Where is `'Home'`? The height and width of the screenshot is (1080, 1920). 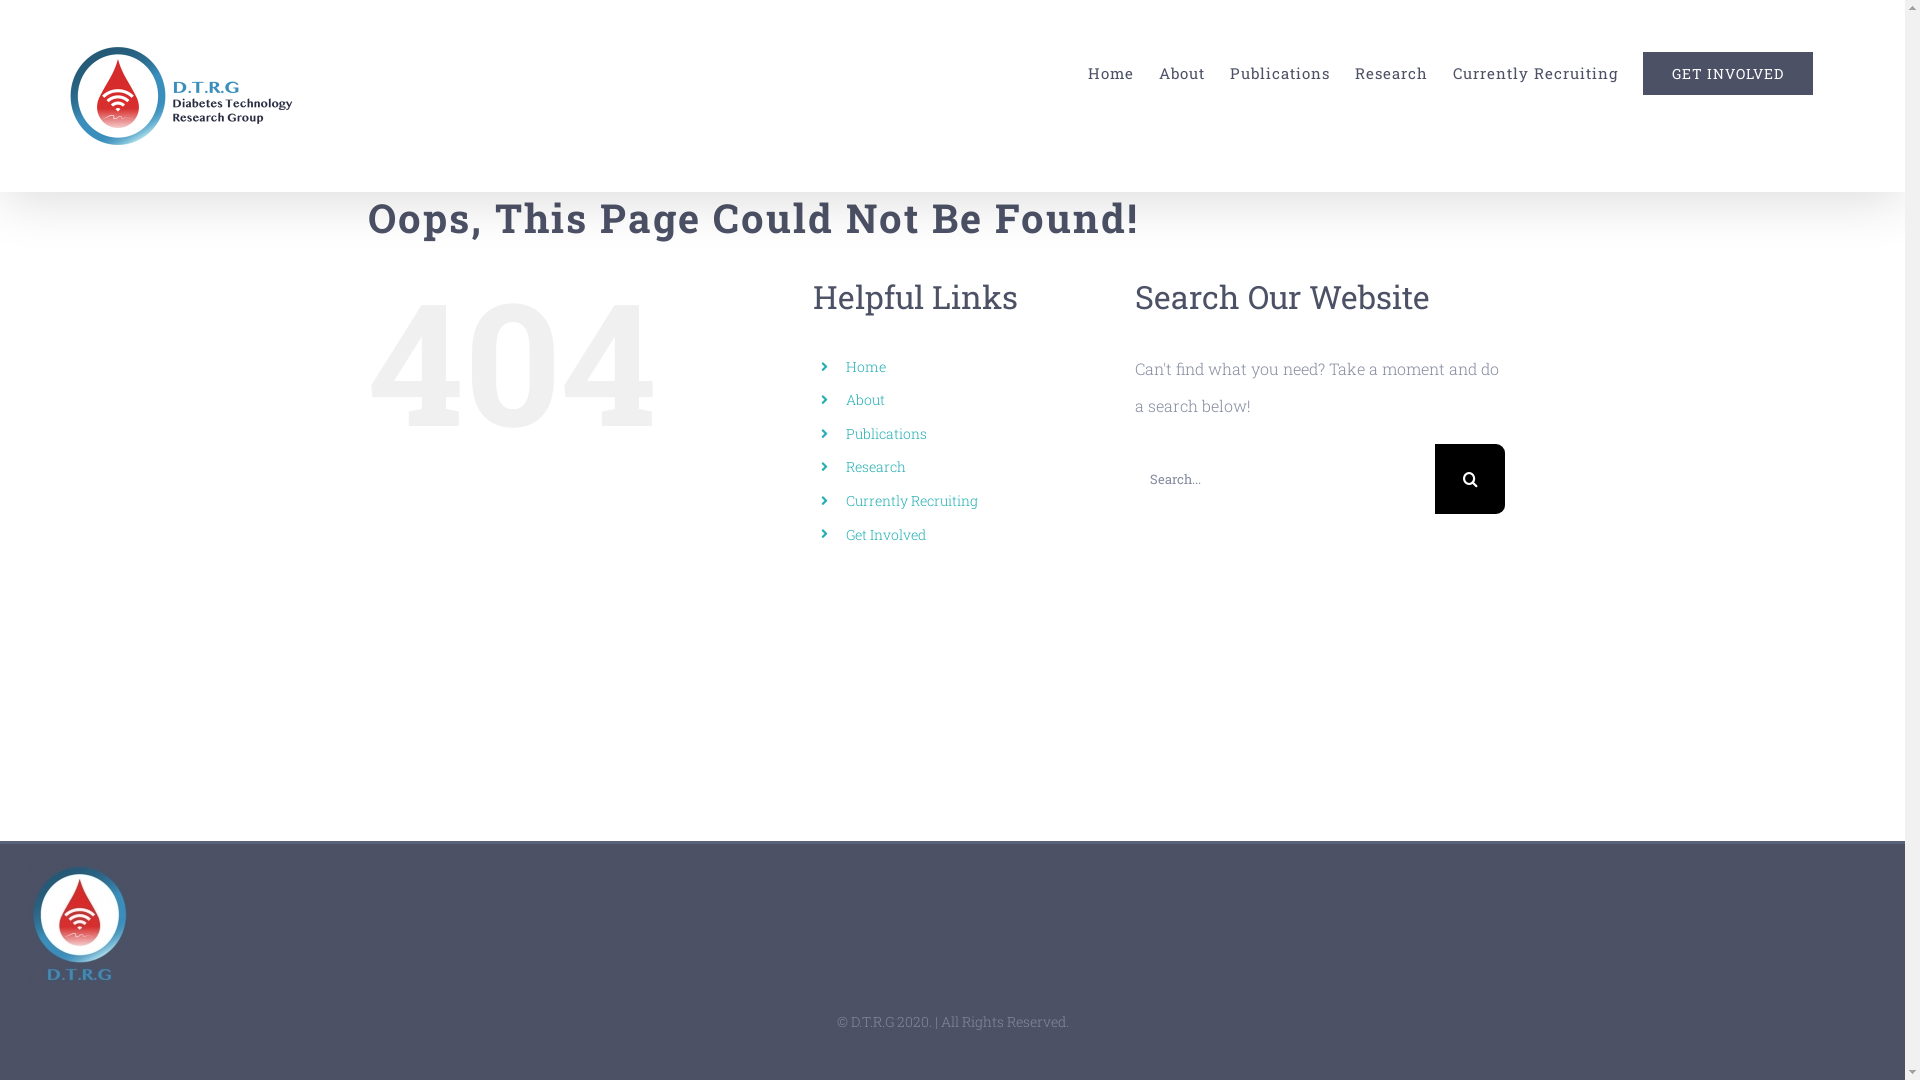 'Home' is located at coordinates (1109, 72).